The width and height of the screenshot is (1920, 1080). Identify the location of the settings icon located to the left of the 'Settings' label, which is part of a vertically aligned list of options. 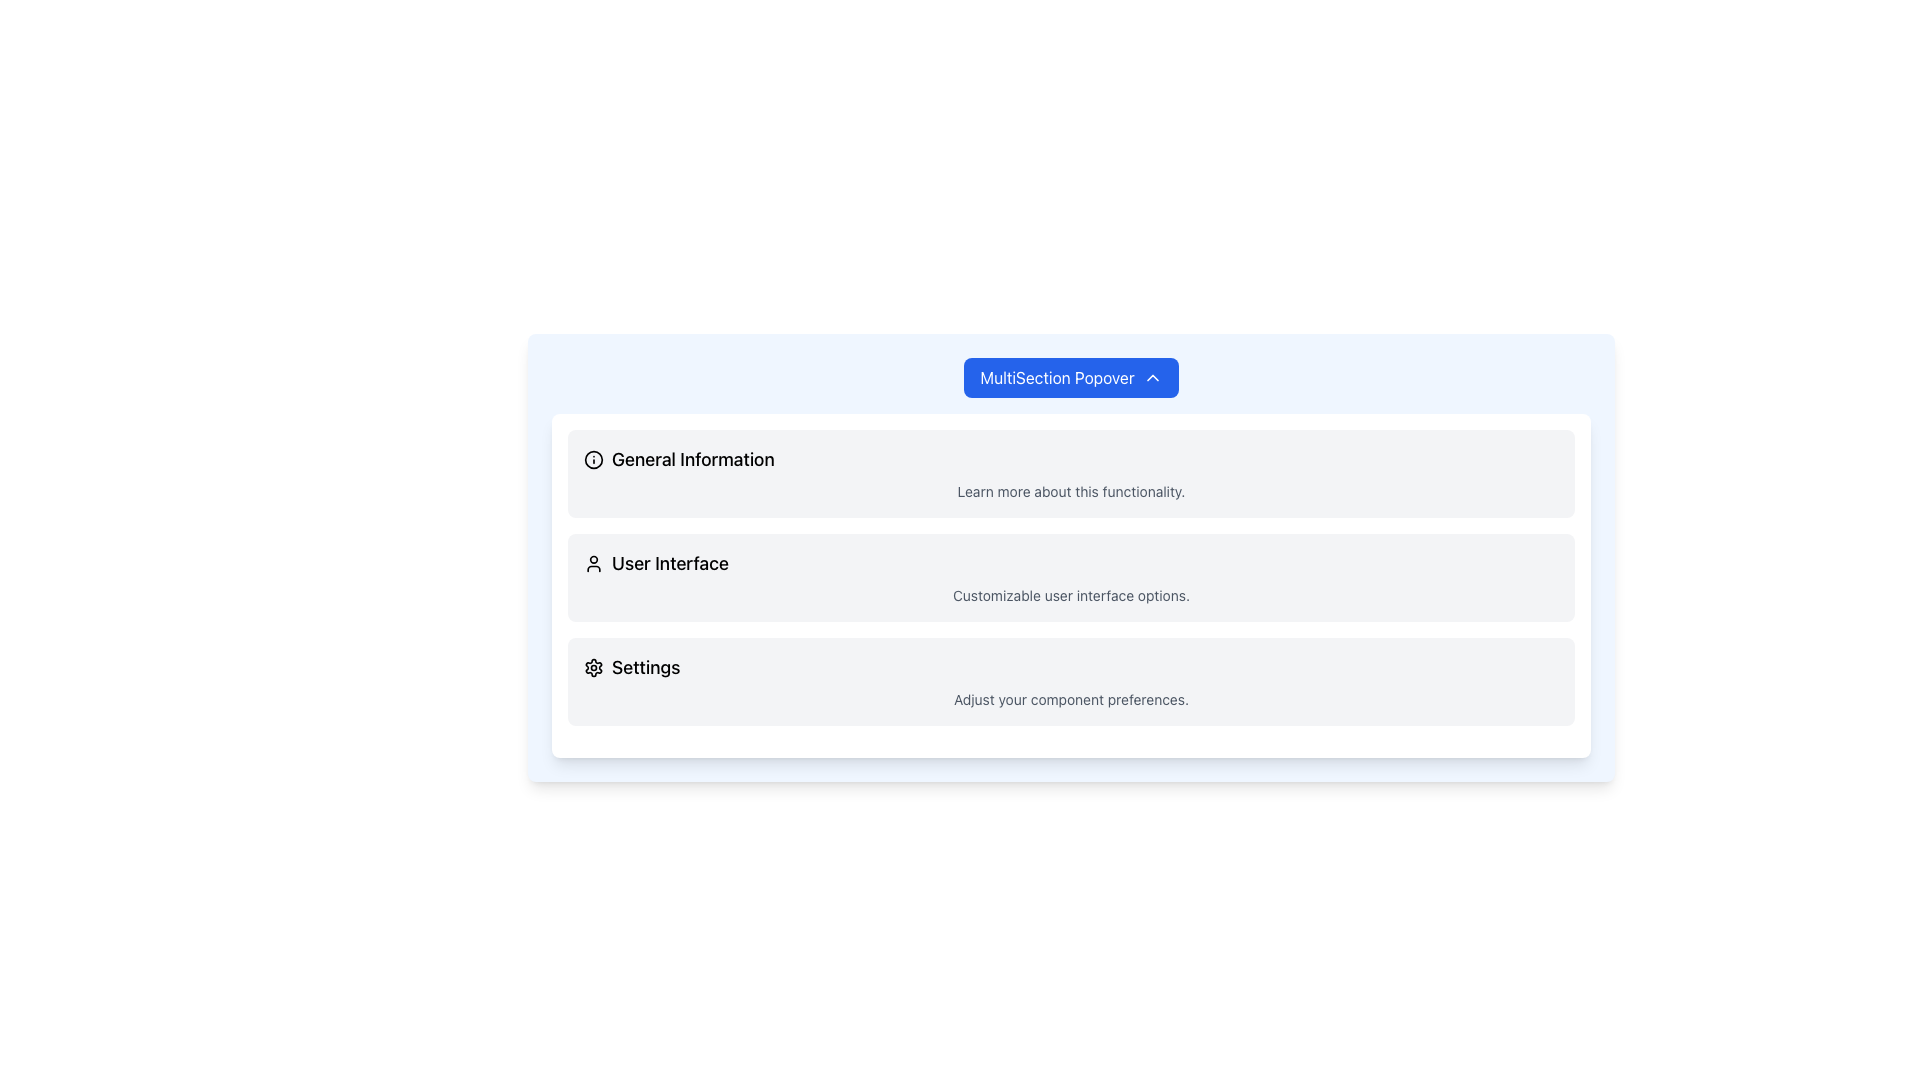
(593, 667).